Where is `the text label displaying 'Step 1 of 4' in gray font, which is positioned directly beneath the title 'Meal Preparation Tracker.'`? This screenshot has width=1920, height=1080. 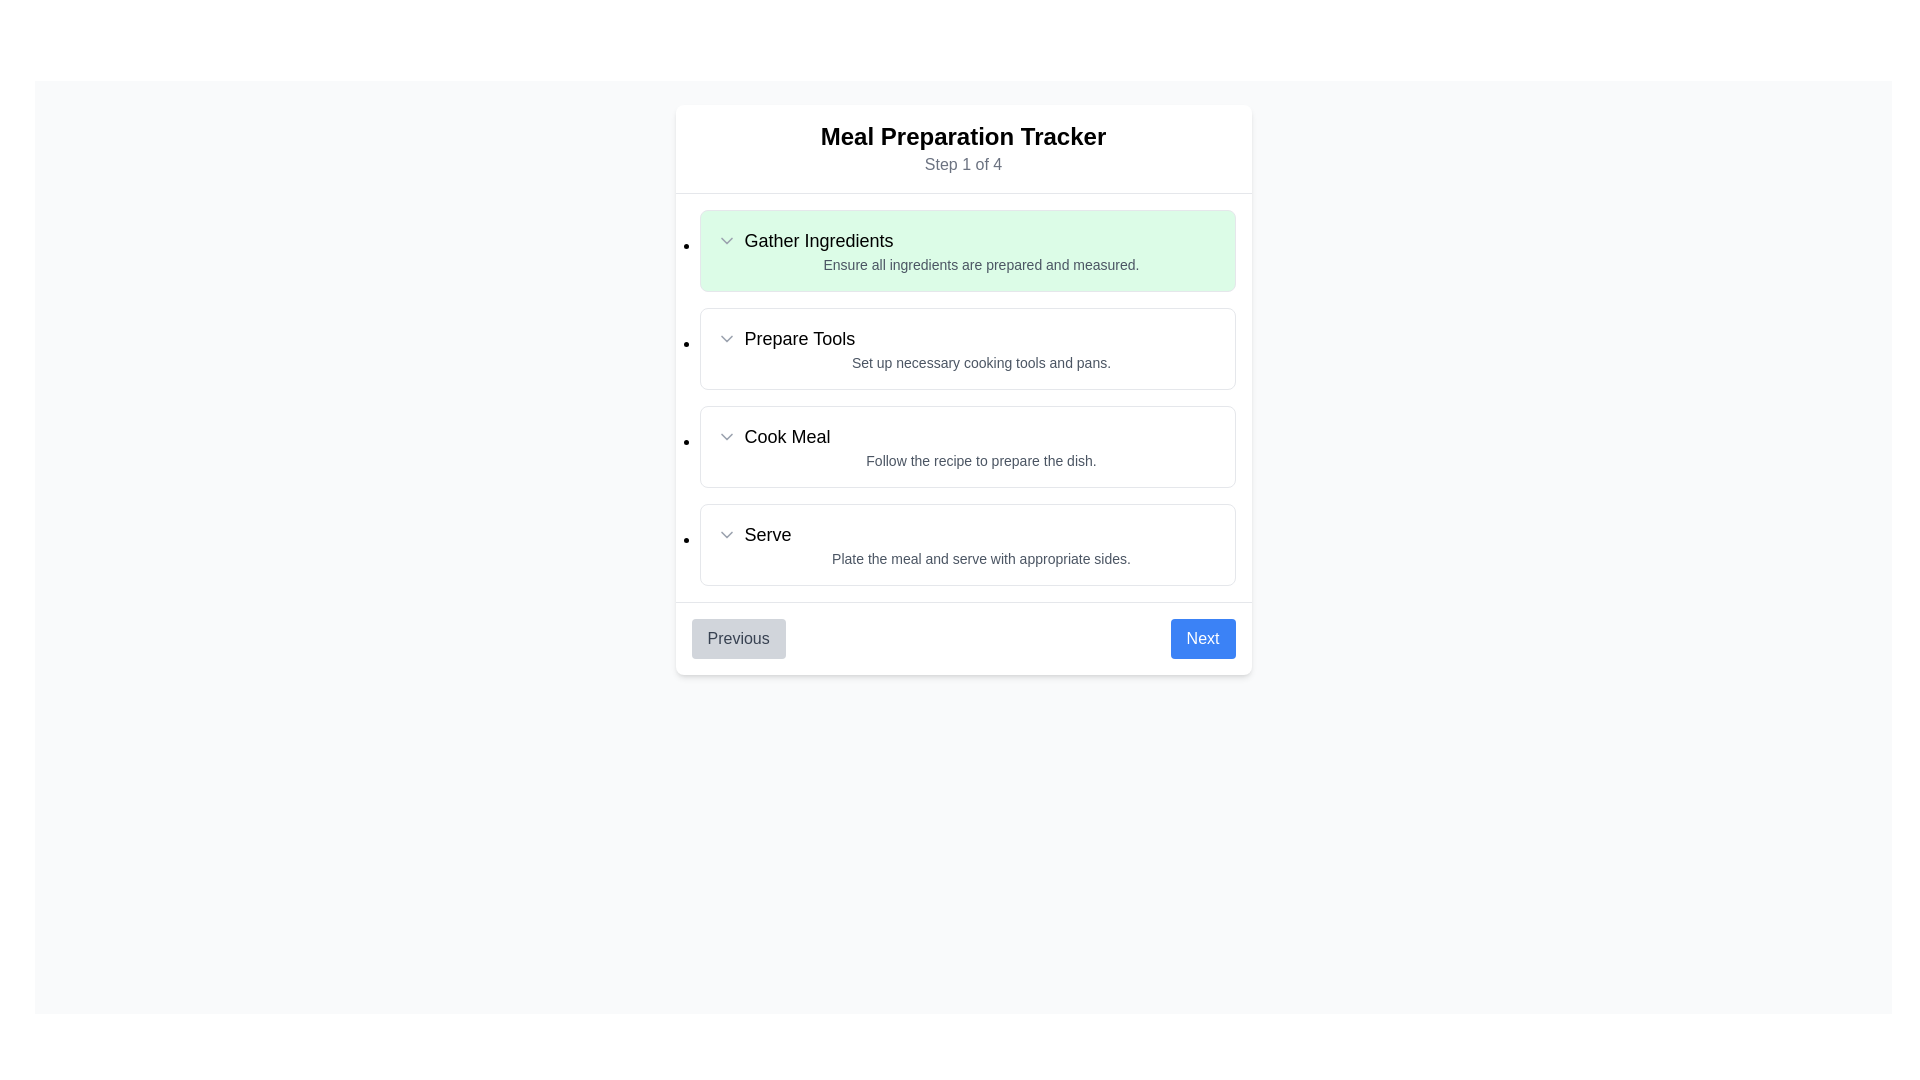
the text label displaying 'Step 1 of 4' in gray font, which is positioned directly beneath the title 'Meal Preparation Tracker.' is located at coordinates (963, 164).